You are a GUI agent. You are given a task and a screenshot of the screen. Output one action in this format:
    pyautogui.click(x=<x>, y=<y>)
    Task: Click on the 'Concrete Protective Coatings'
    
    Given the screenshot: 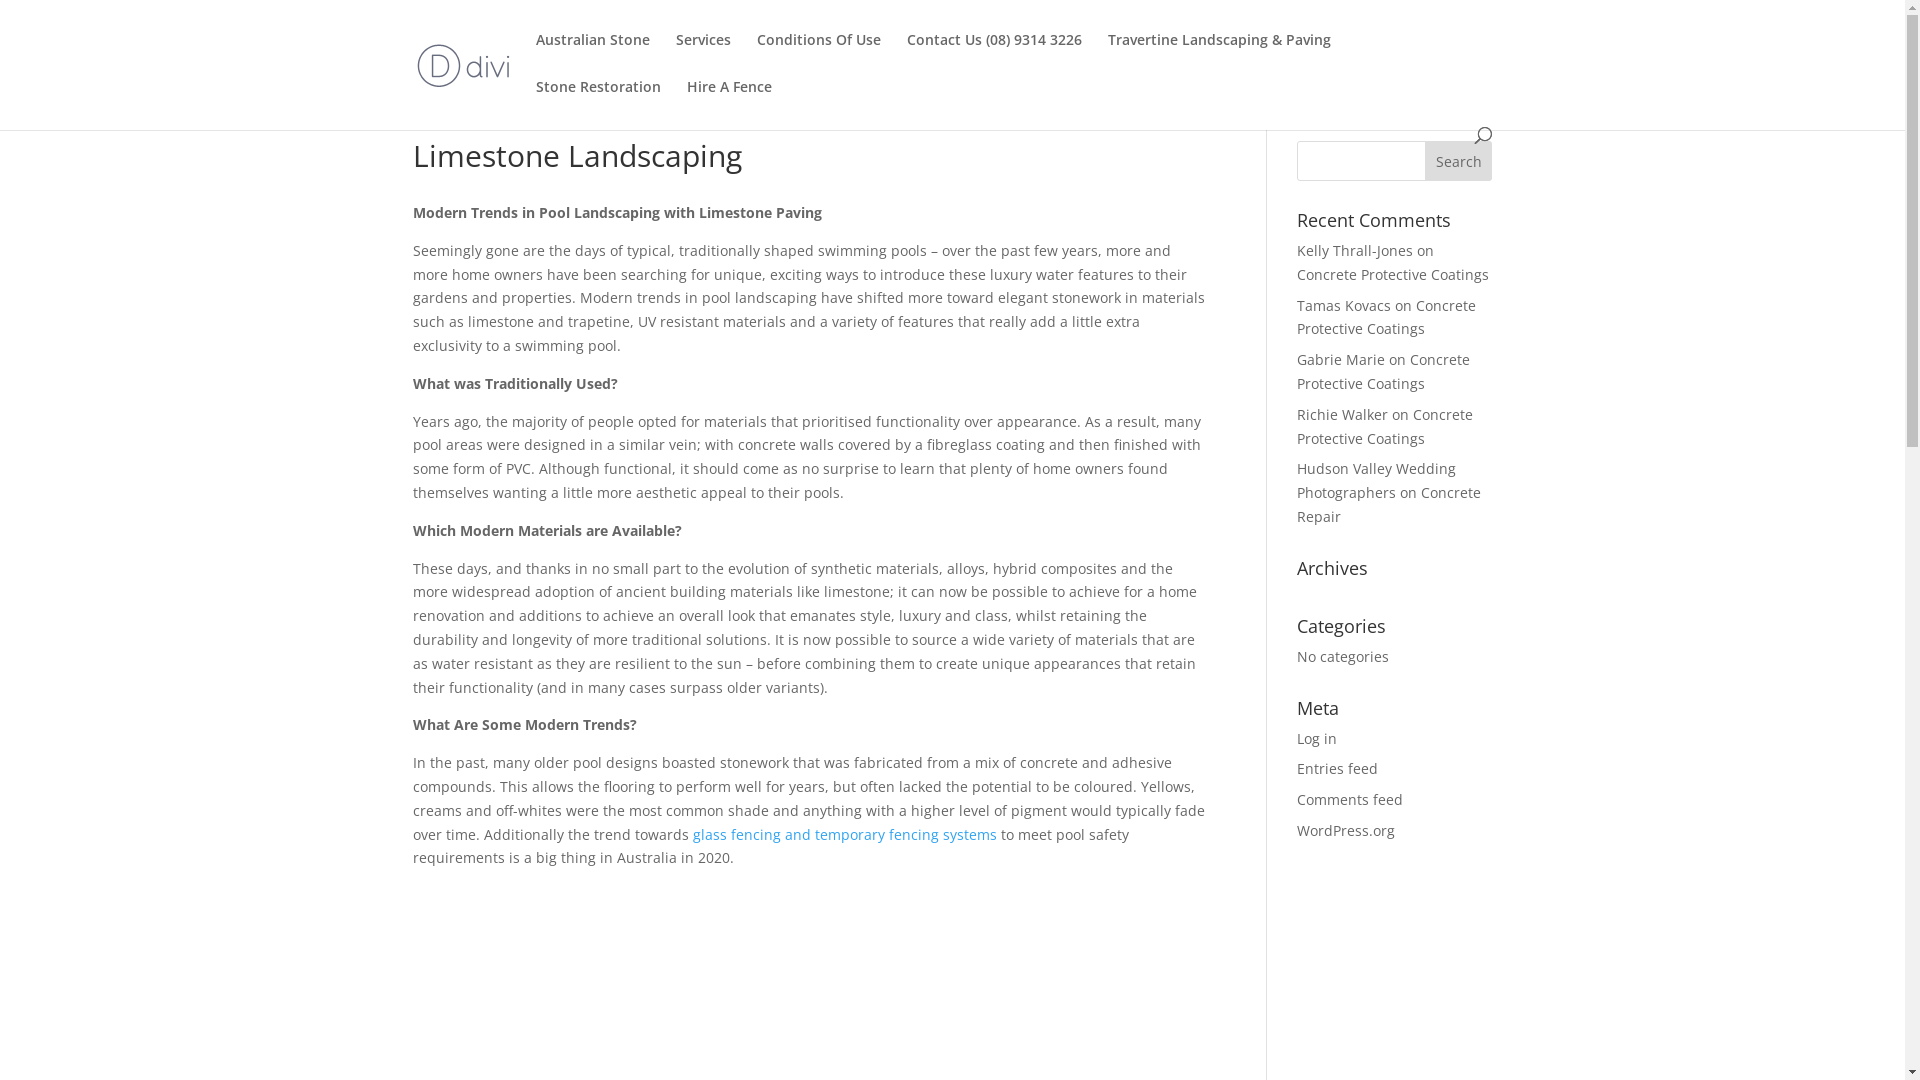 What is the action you would take?
    pyautogui.click(x=1391, y=274)
    